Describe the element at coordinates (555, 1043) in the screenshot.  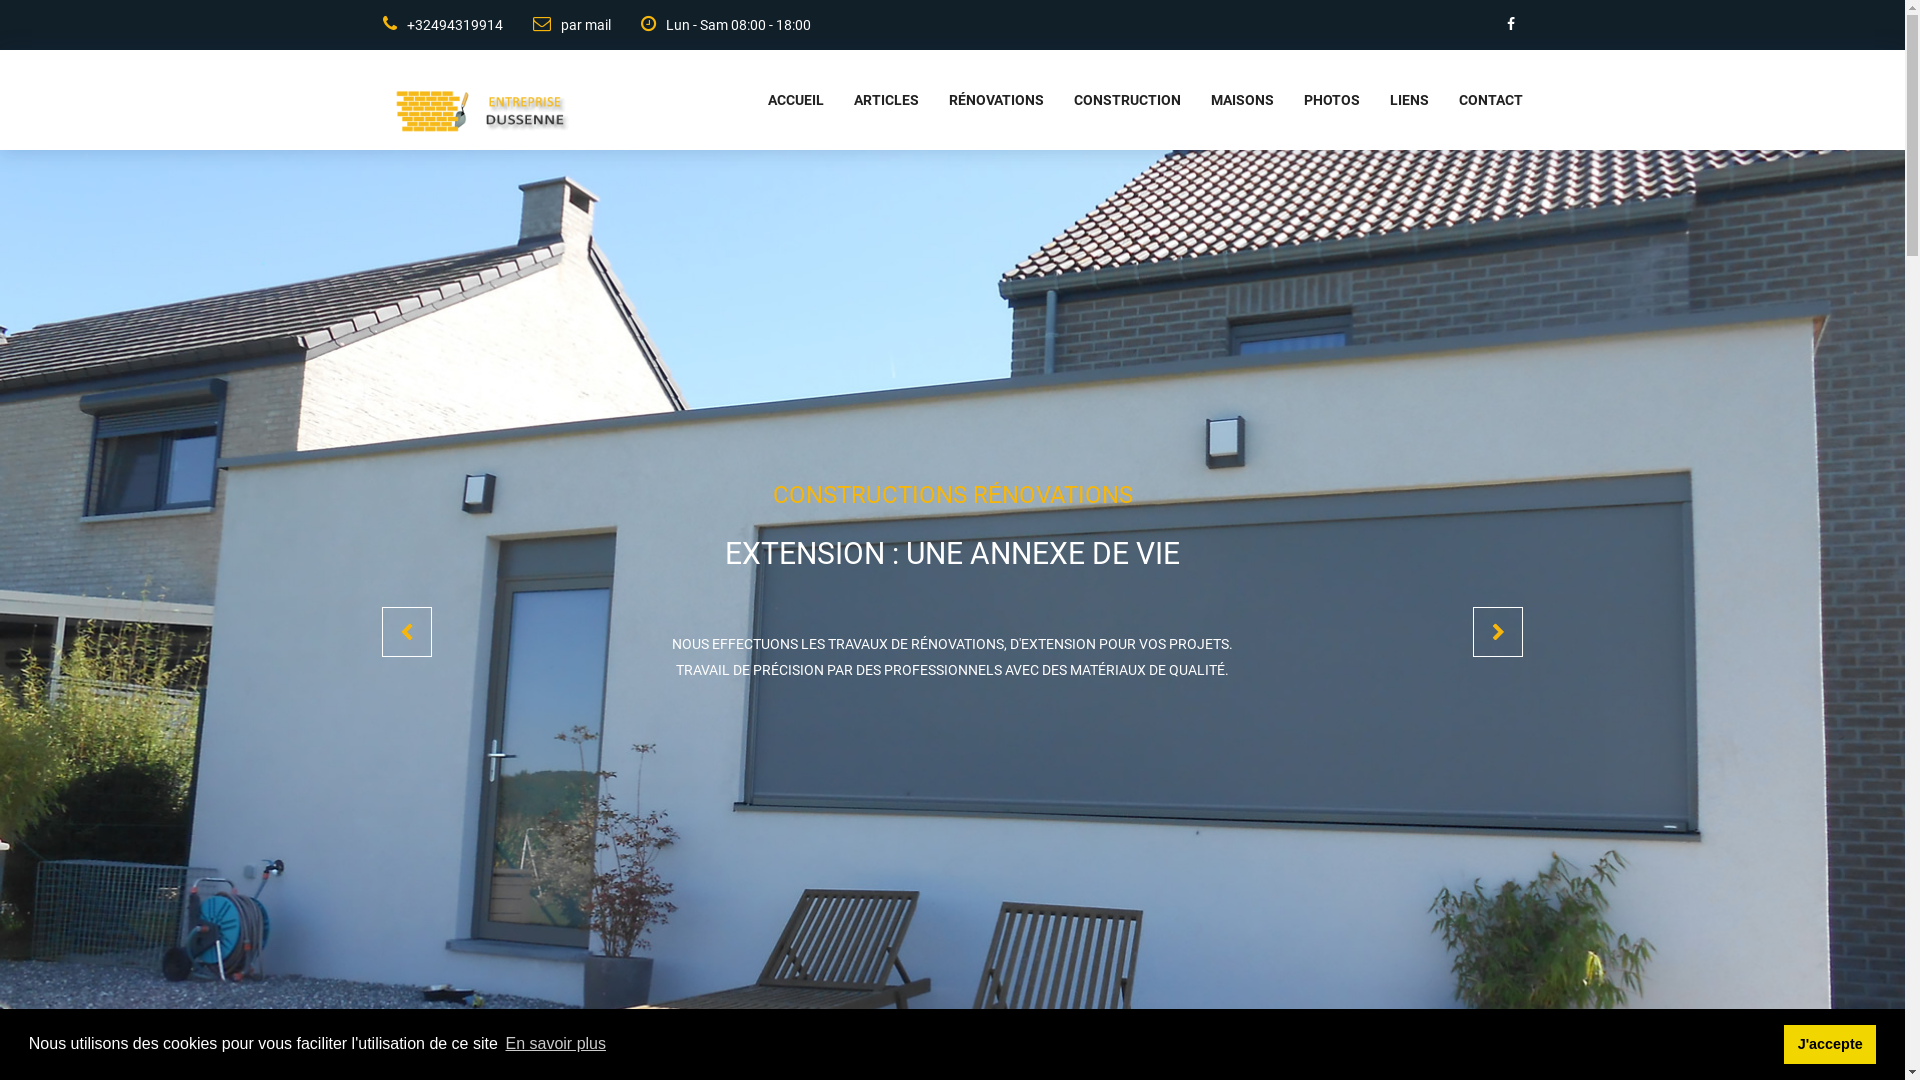
I see `'En savoir plus'` at that location.